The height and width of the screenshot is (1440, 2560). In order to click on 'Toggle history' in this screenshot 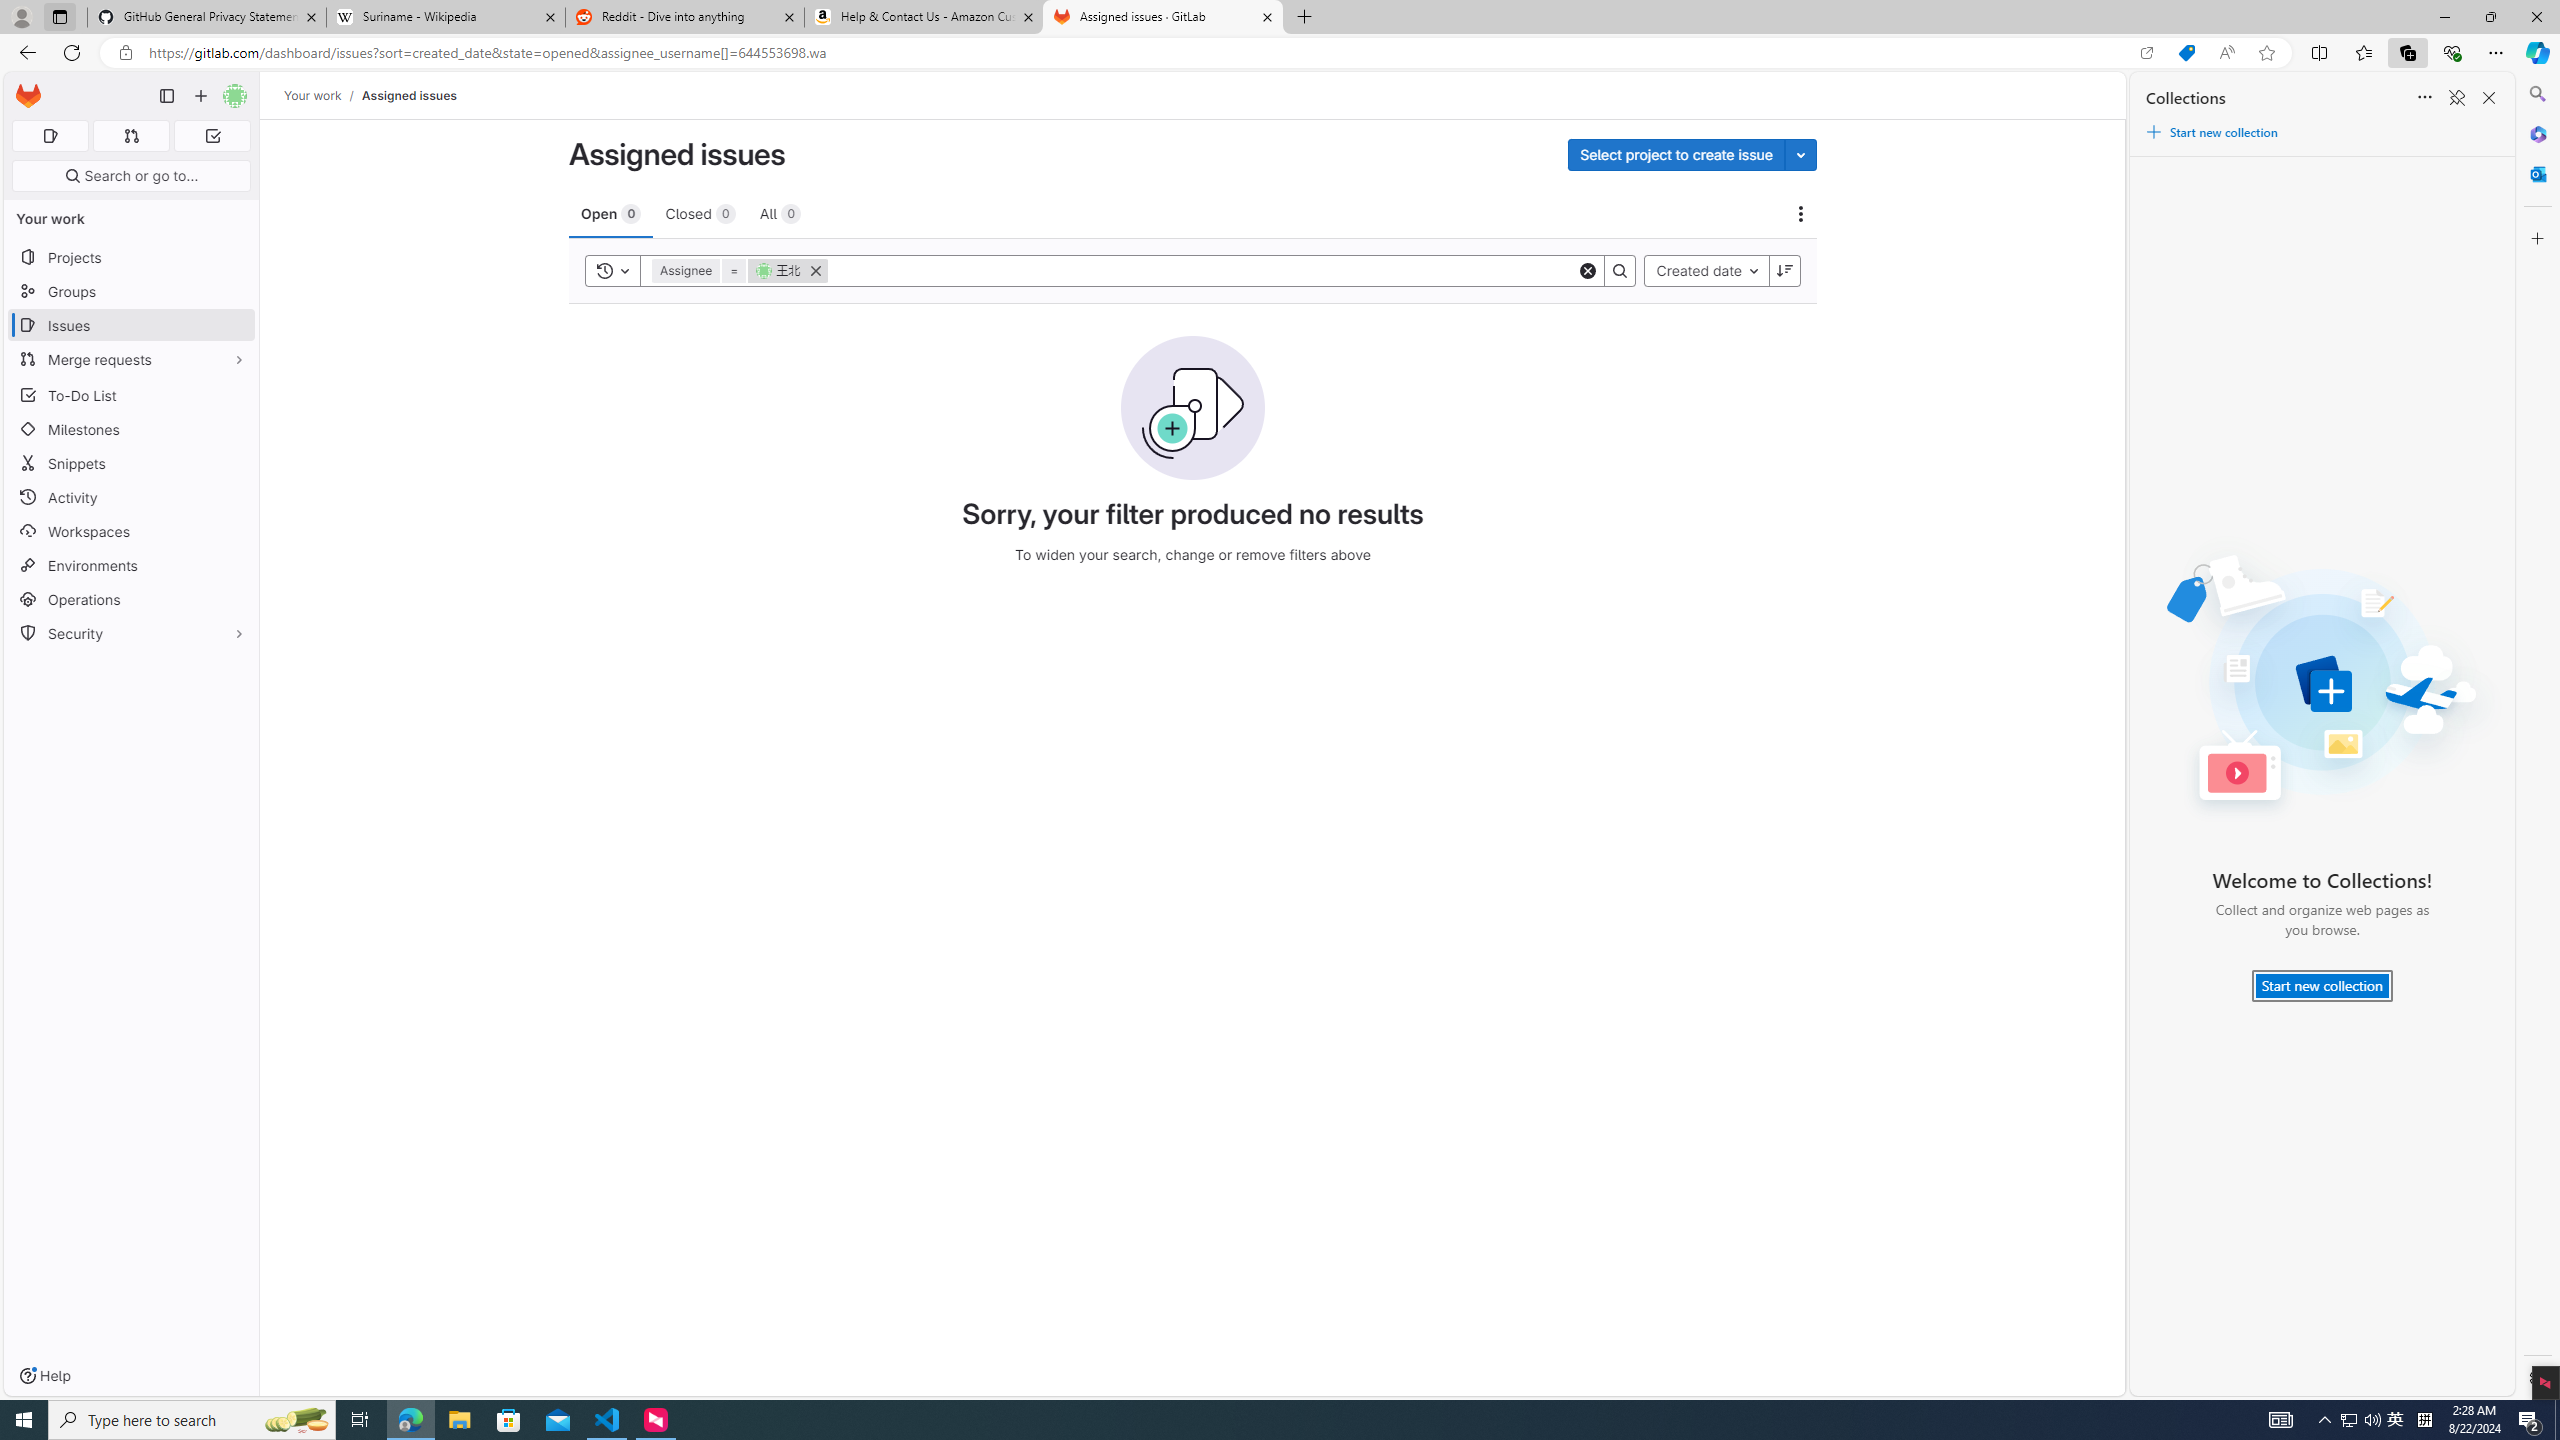, I will do `click(612, 269)`.